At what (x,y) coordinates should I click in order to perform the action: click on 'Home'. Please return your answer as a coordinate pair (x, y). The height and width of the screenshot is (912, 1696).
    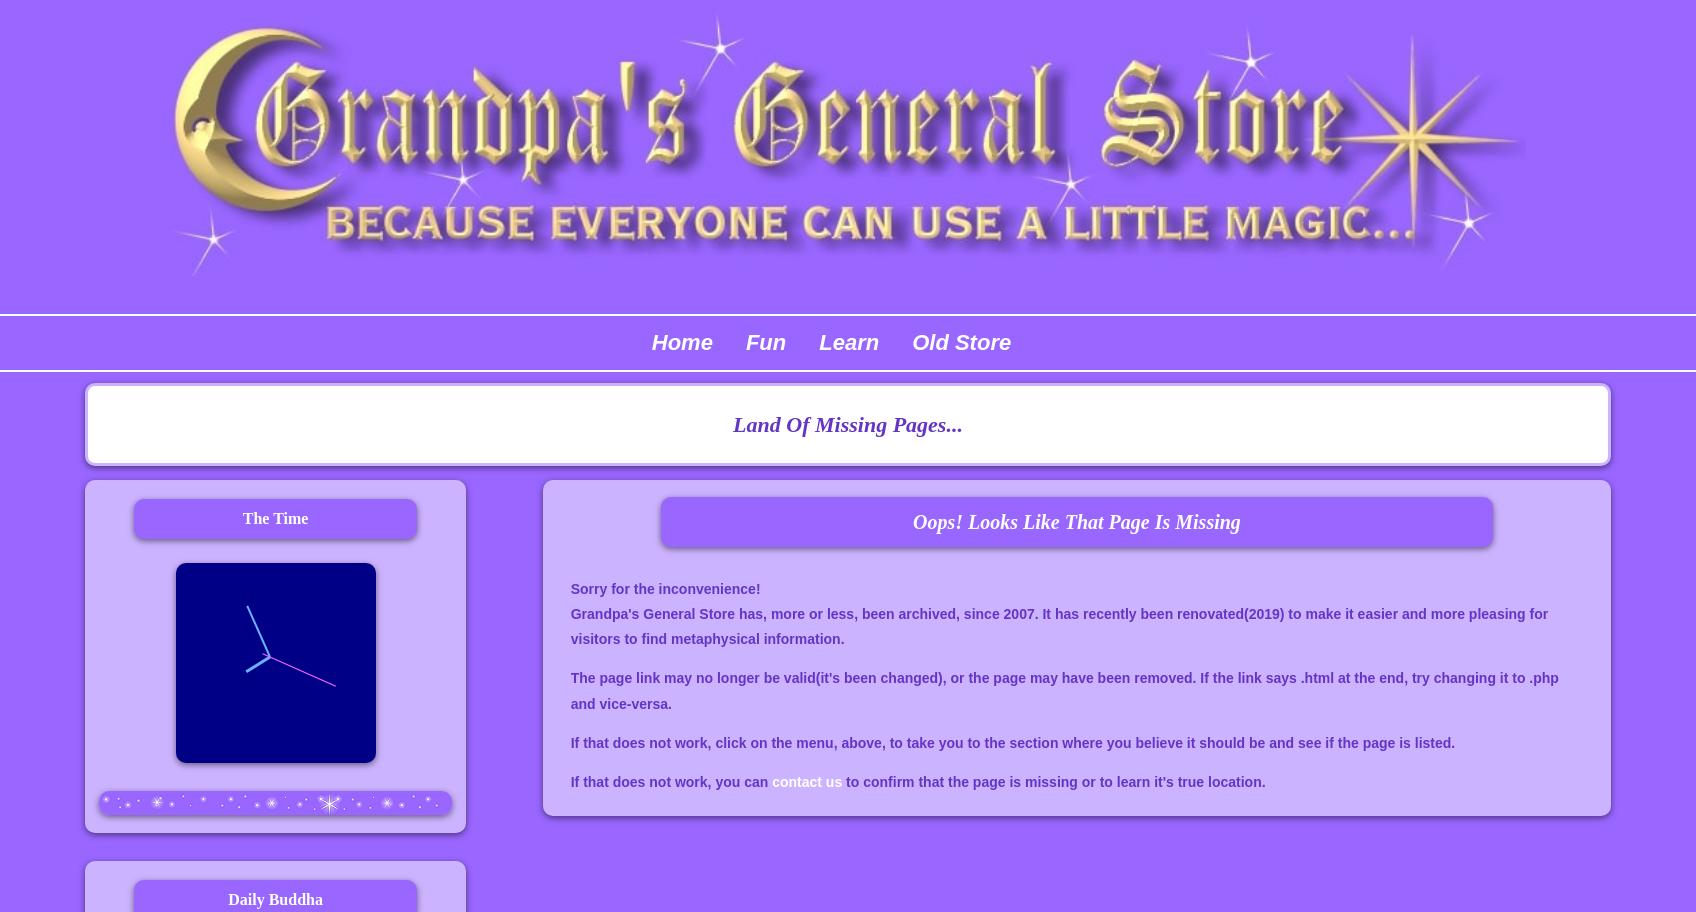
    Looking at the image, I should click on (680, 342).